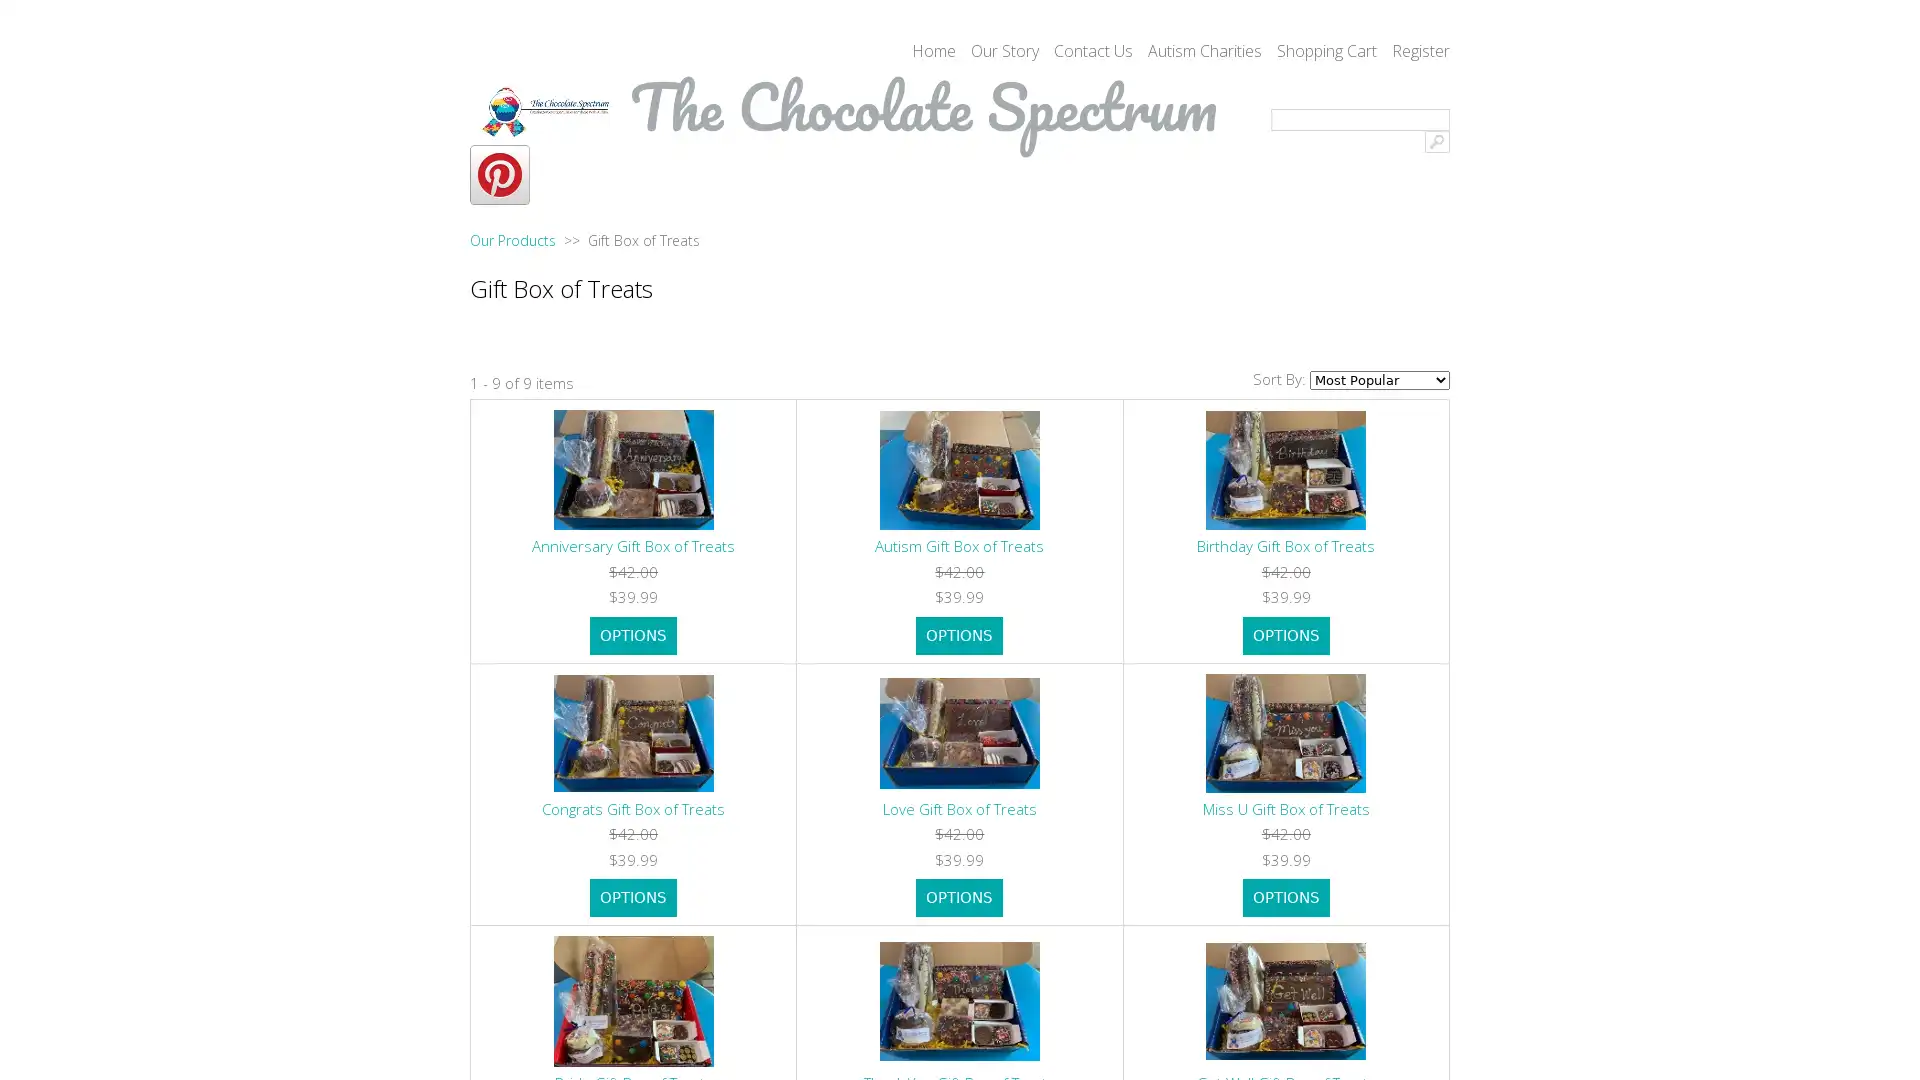 The image size is (1920, 1080). What do you see at coordinates (958, 897) in the screenshot?
I see `Options` at bounding box center [958, 897].